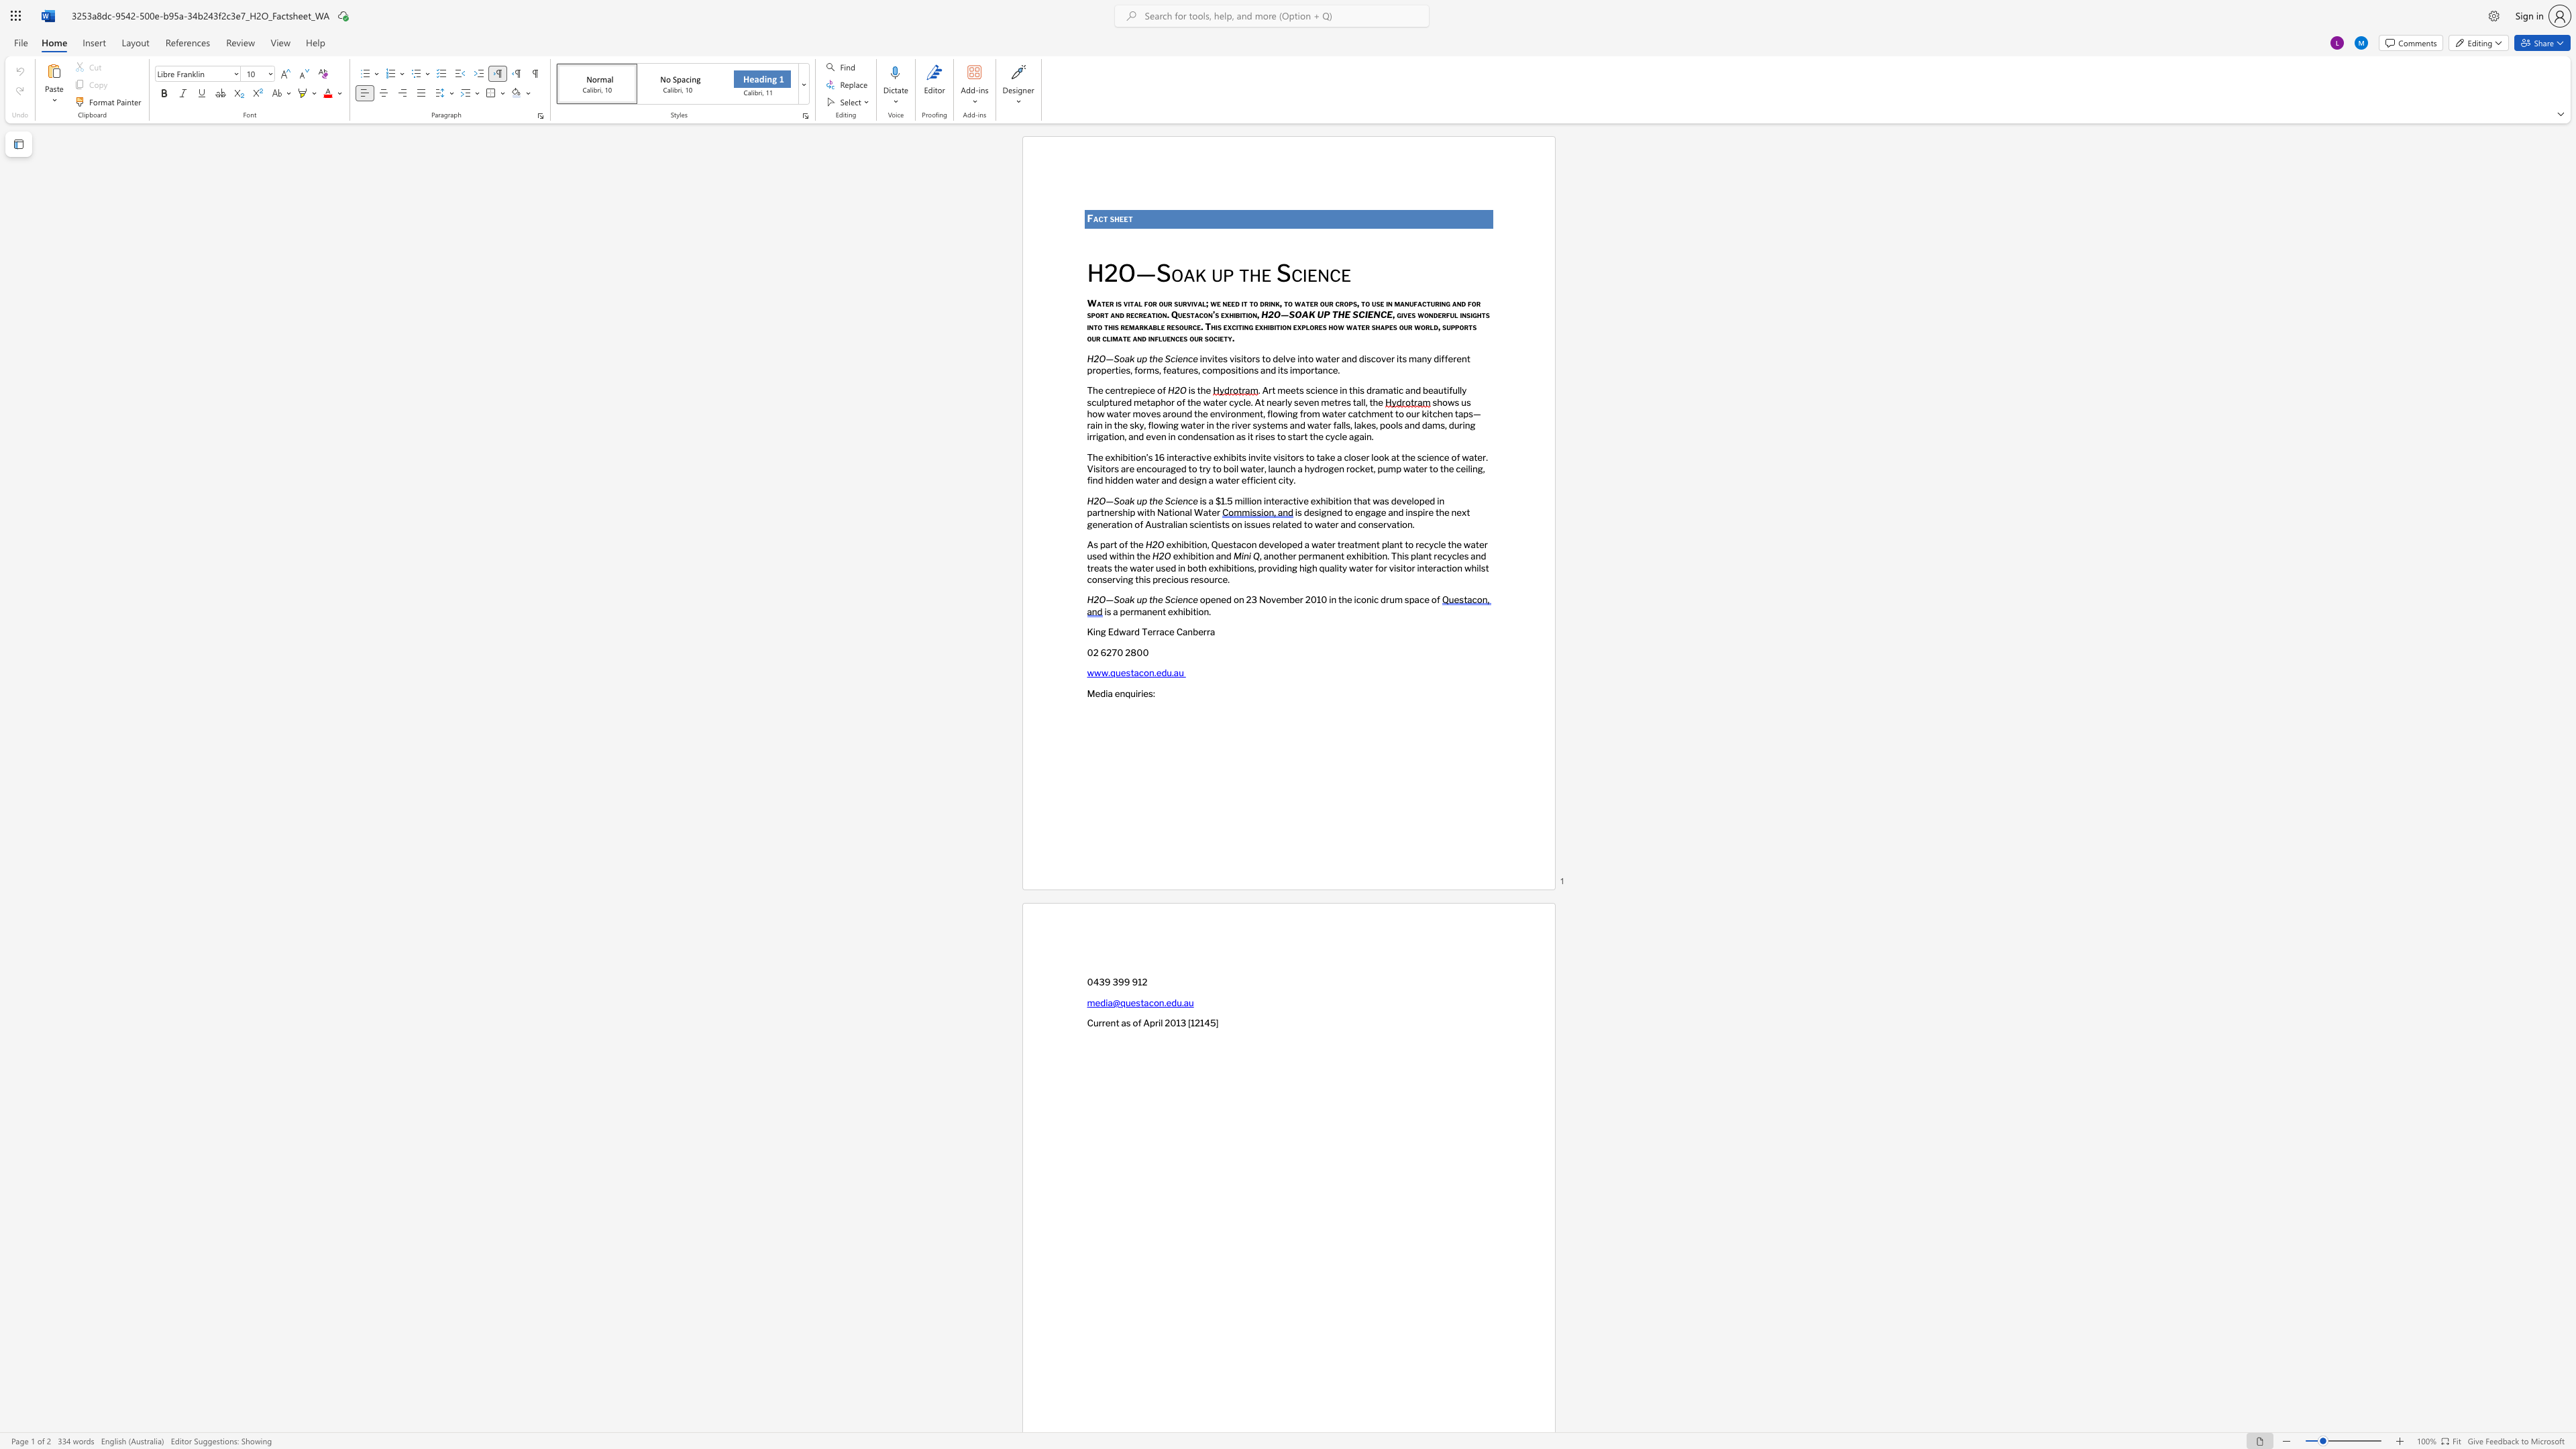  What do you see at coordinates (1133, 673) in the screenshot?
I see `the space between the continuous character "t" and "a" in the text` at bounding box center [1133, 673].